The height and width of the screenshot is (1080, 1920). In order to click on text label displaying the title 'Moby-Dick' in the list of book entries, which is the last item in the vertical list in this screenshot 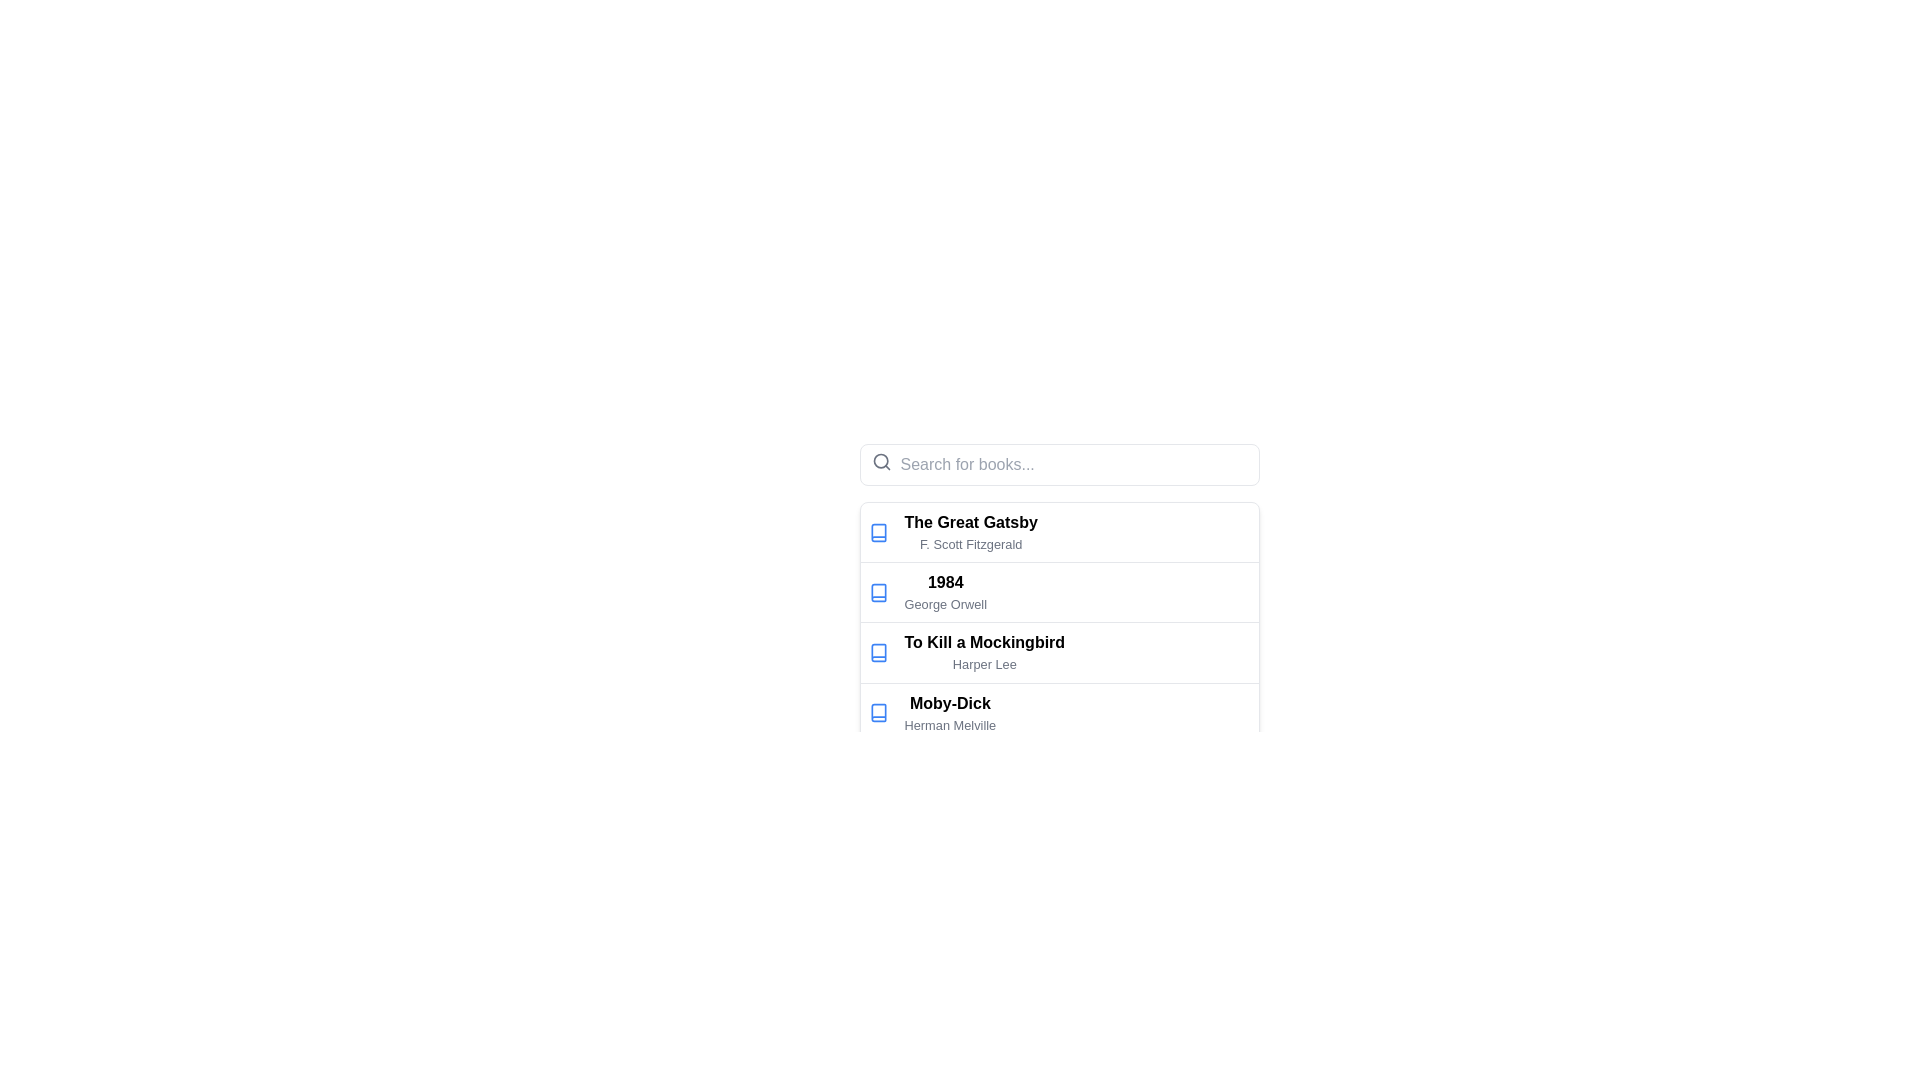, I will do `click(949, 702)`.